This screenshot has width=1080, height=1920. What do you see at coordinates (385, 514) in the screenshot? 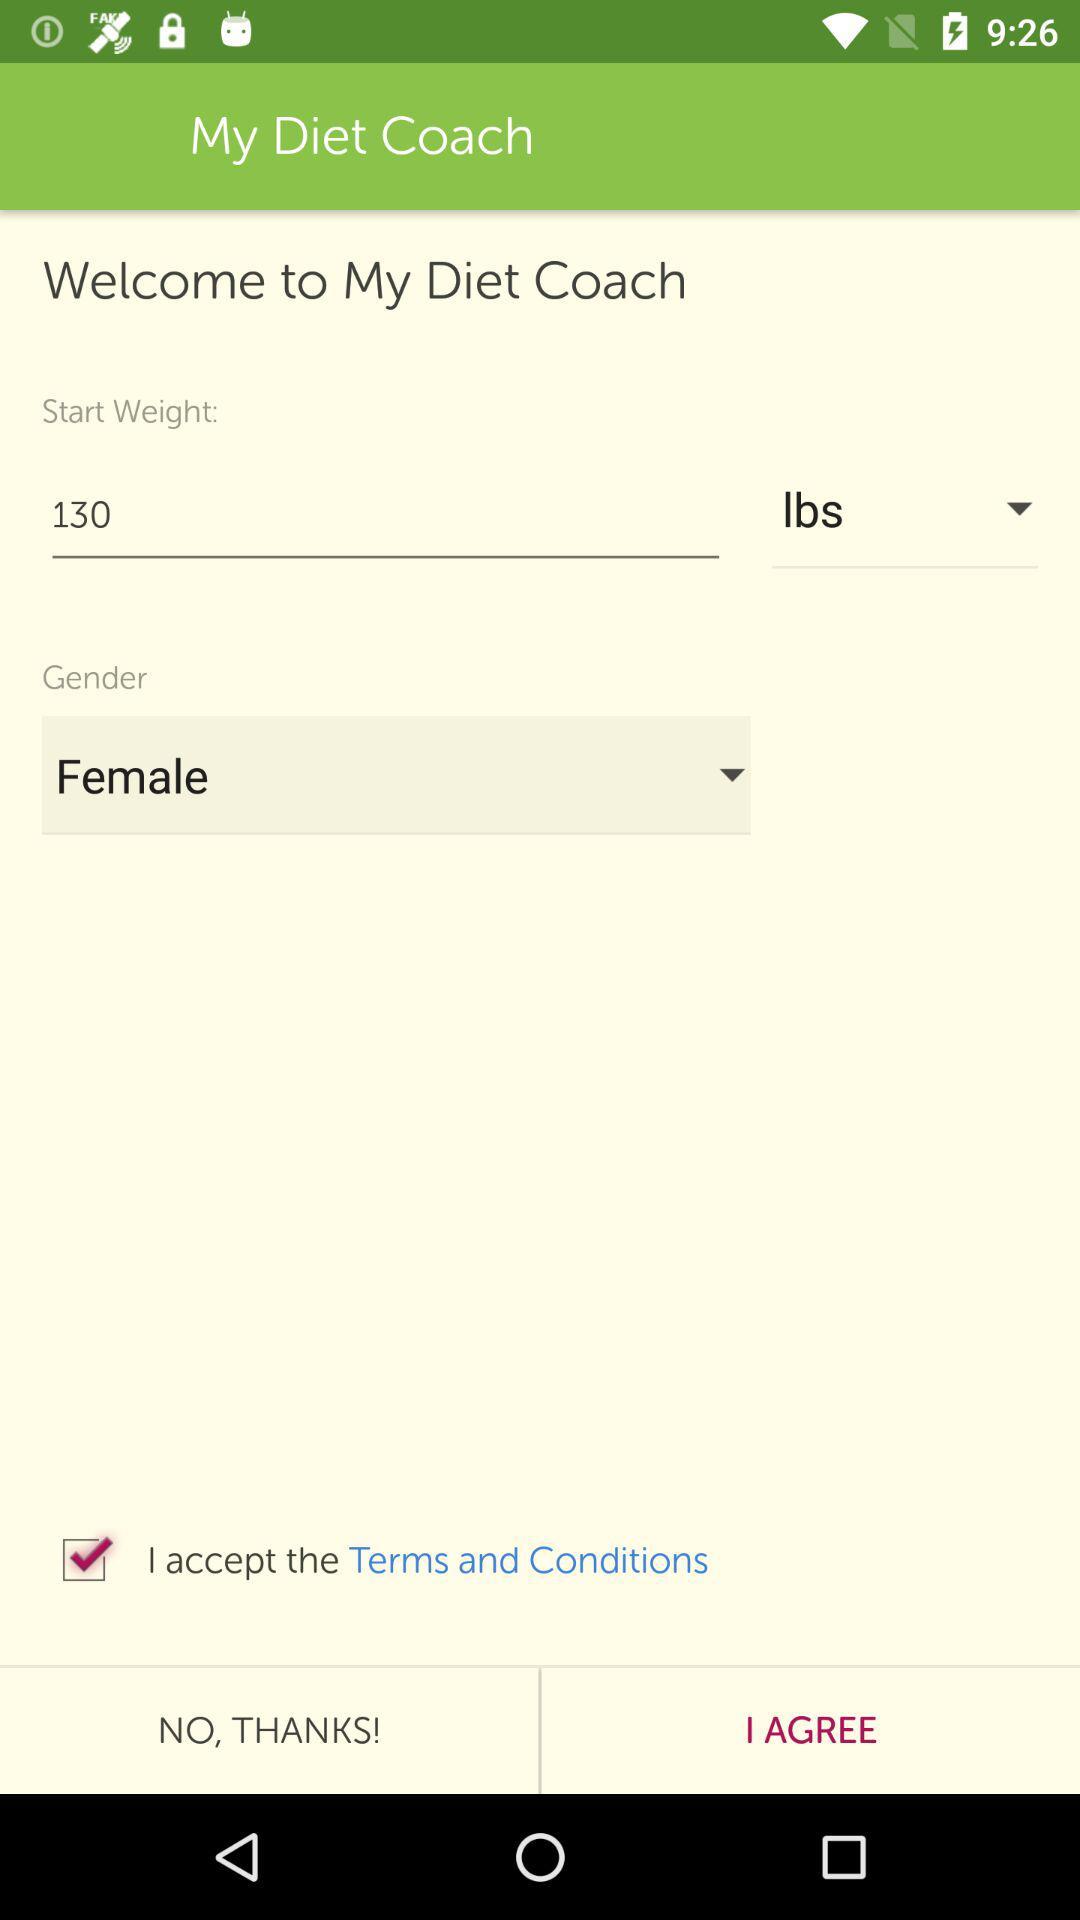
I see `130` at bounding box center [385, 514].